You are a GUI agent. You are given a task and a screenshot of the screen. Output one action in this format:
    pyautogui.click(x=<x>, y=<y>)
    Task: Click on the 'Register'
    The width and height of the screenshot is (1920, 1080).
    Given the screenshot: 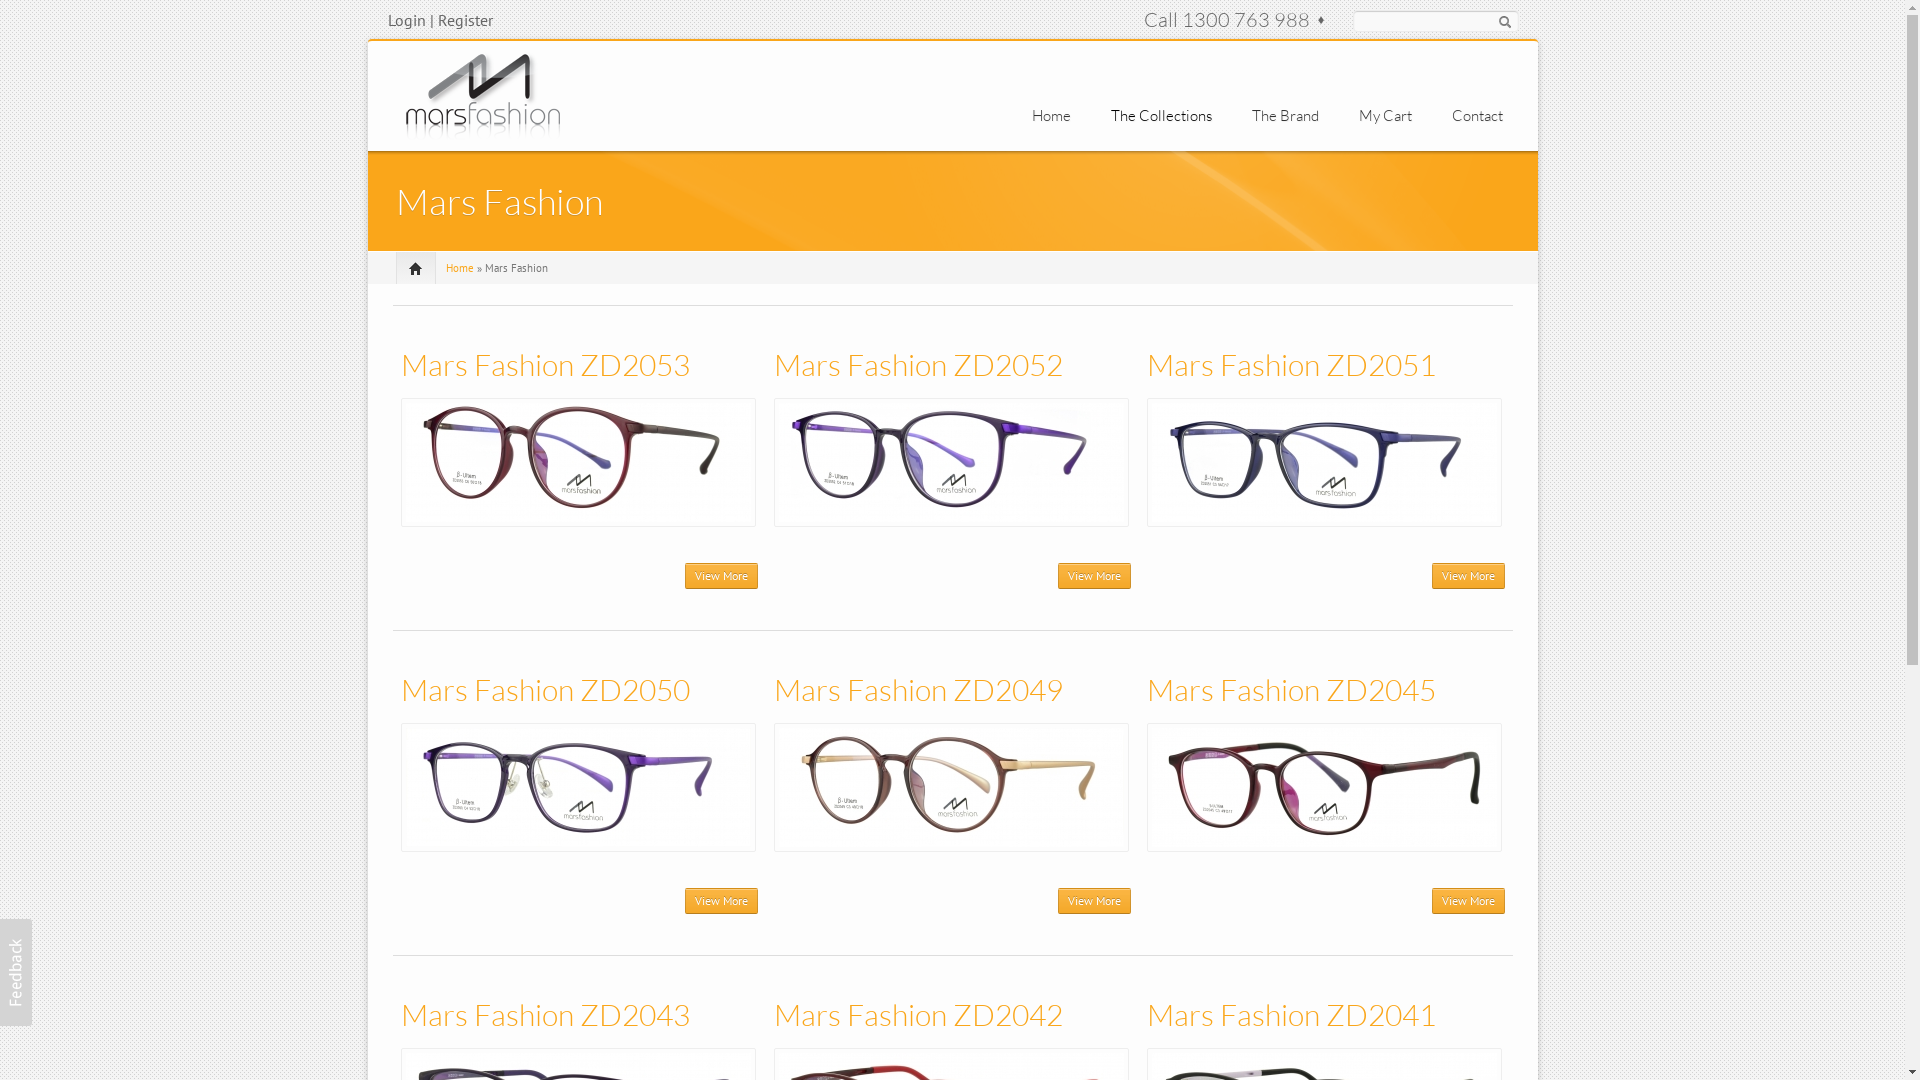 What is the action you would take?
    pyautogui.click(x=464, y=19)
    